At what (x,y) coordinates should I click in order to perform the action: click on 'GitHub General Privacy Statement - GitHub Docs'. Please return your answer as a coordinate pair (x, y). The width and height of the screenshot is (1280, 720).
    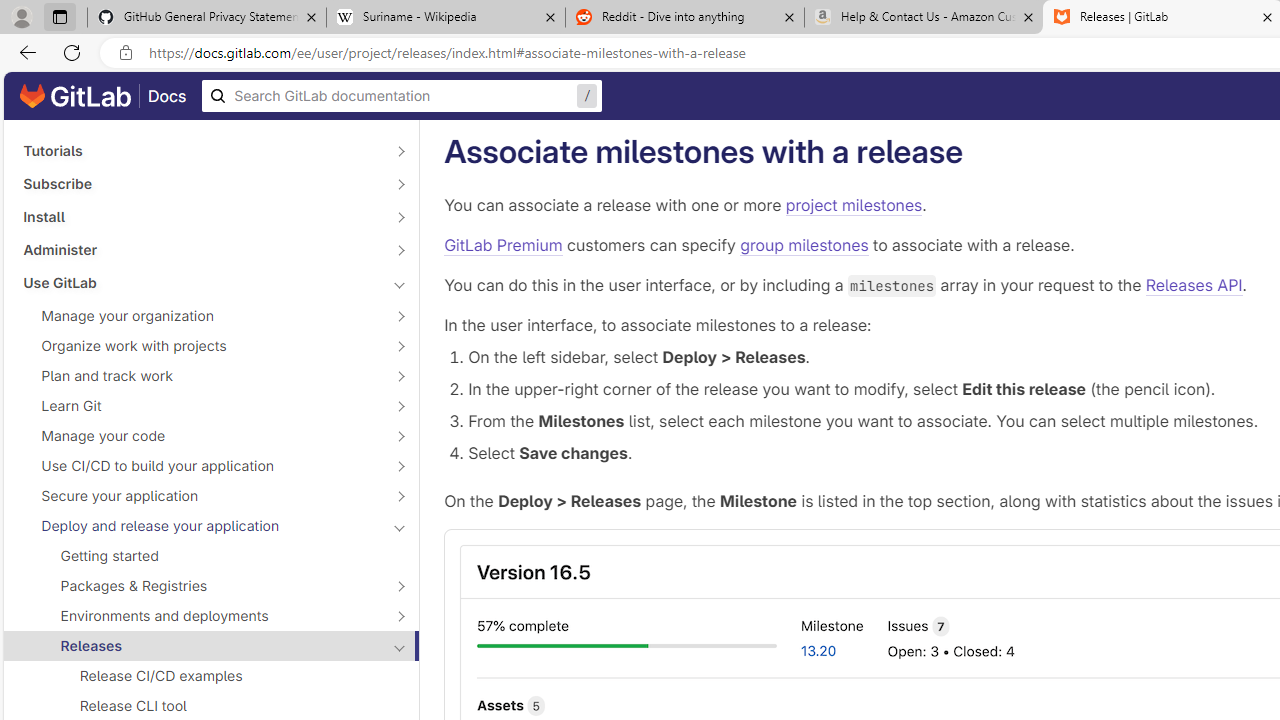
    Looking at the image, I should click on (207, 17).